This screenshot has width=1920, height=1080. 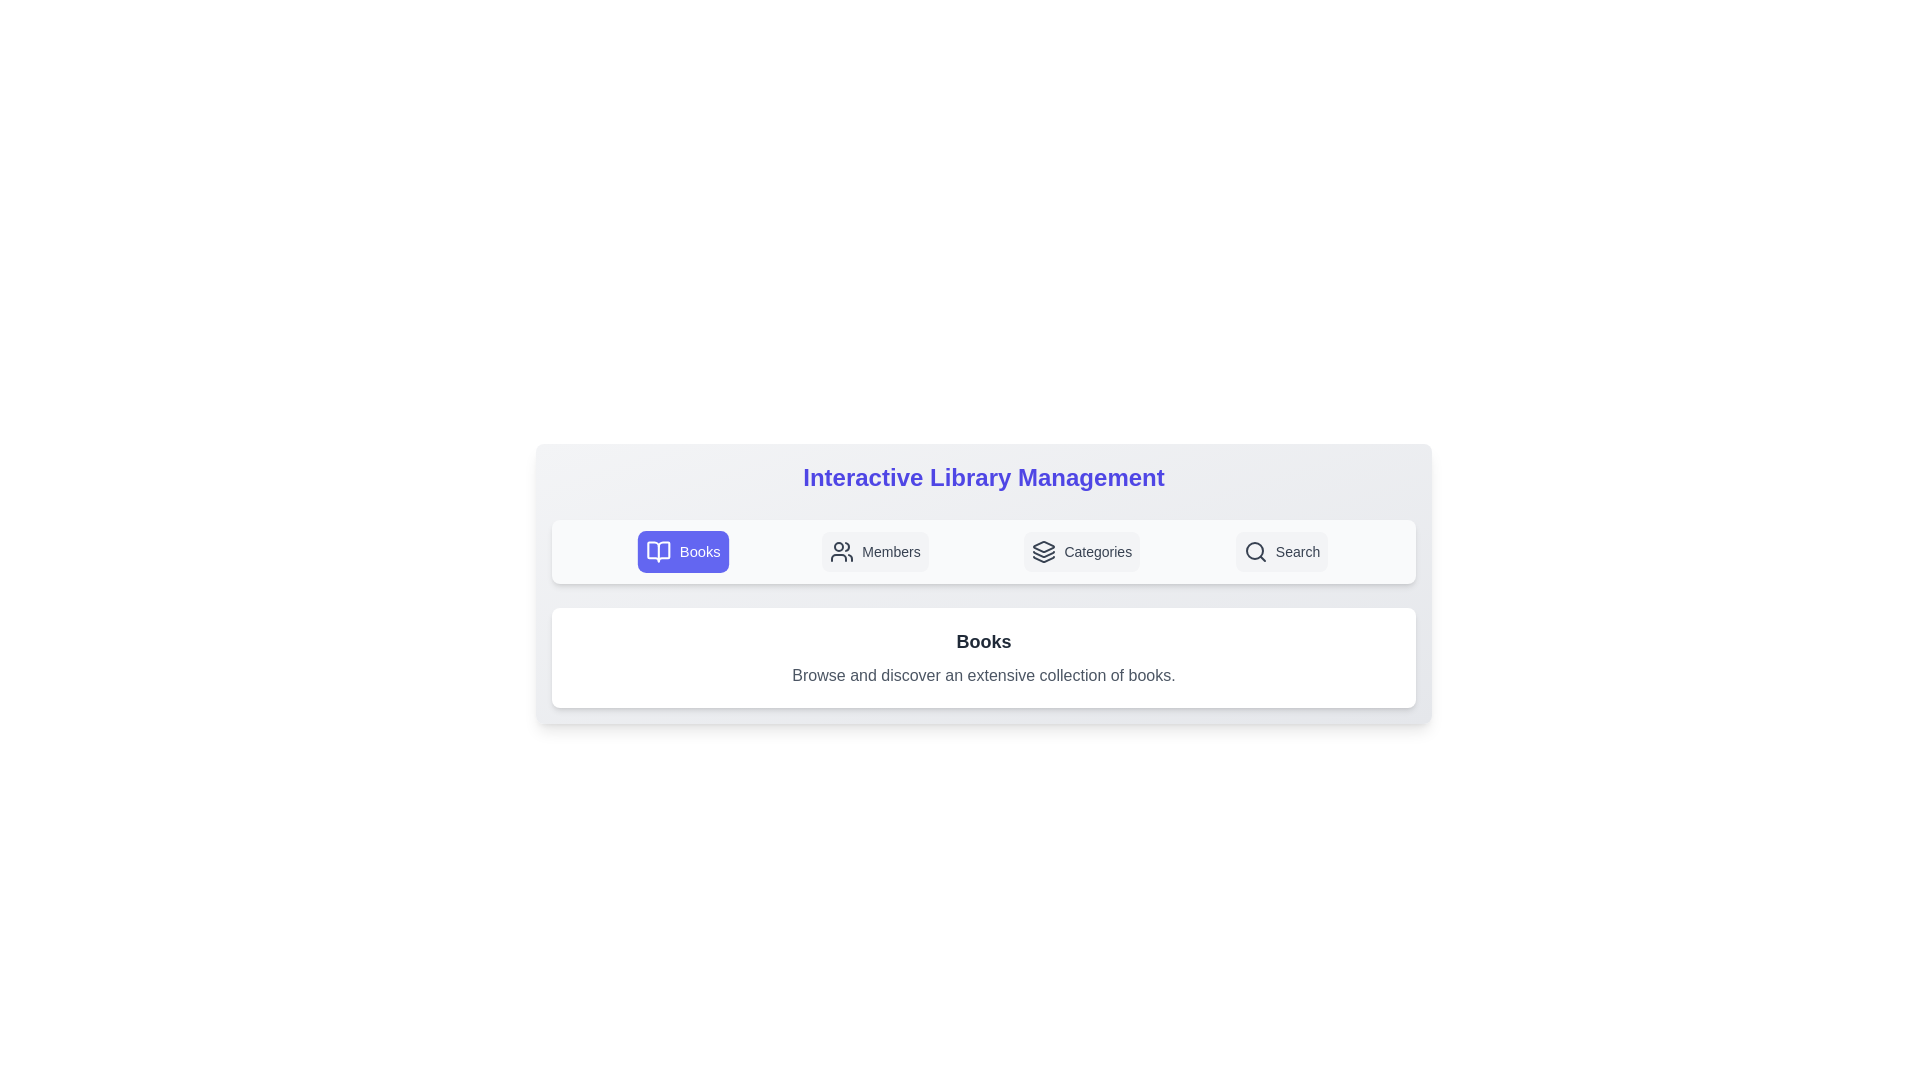 I want to click on the 'Books' text label located in the horizontal menu bar, right of the book icon, so click(x=700, y=551).